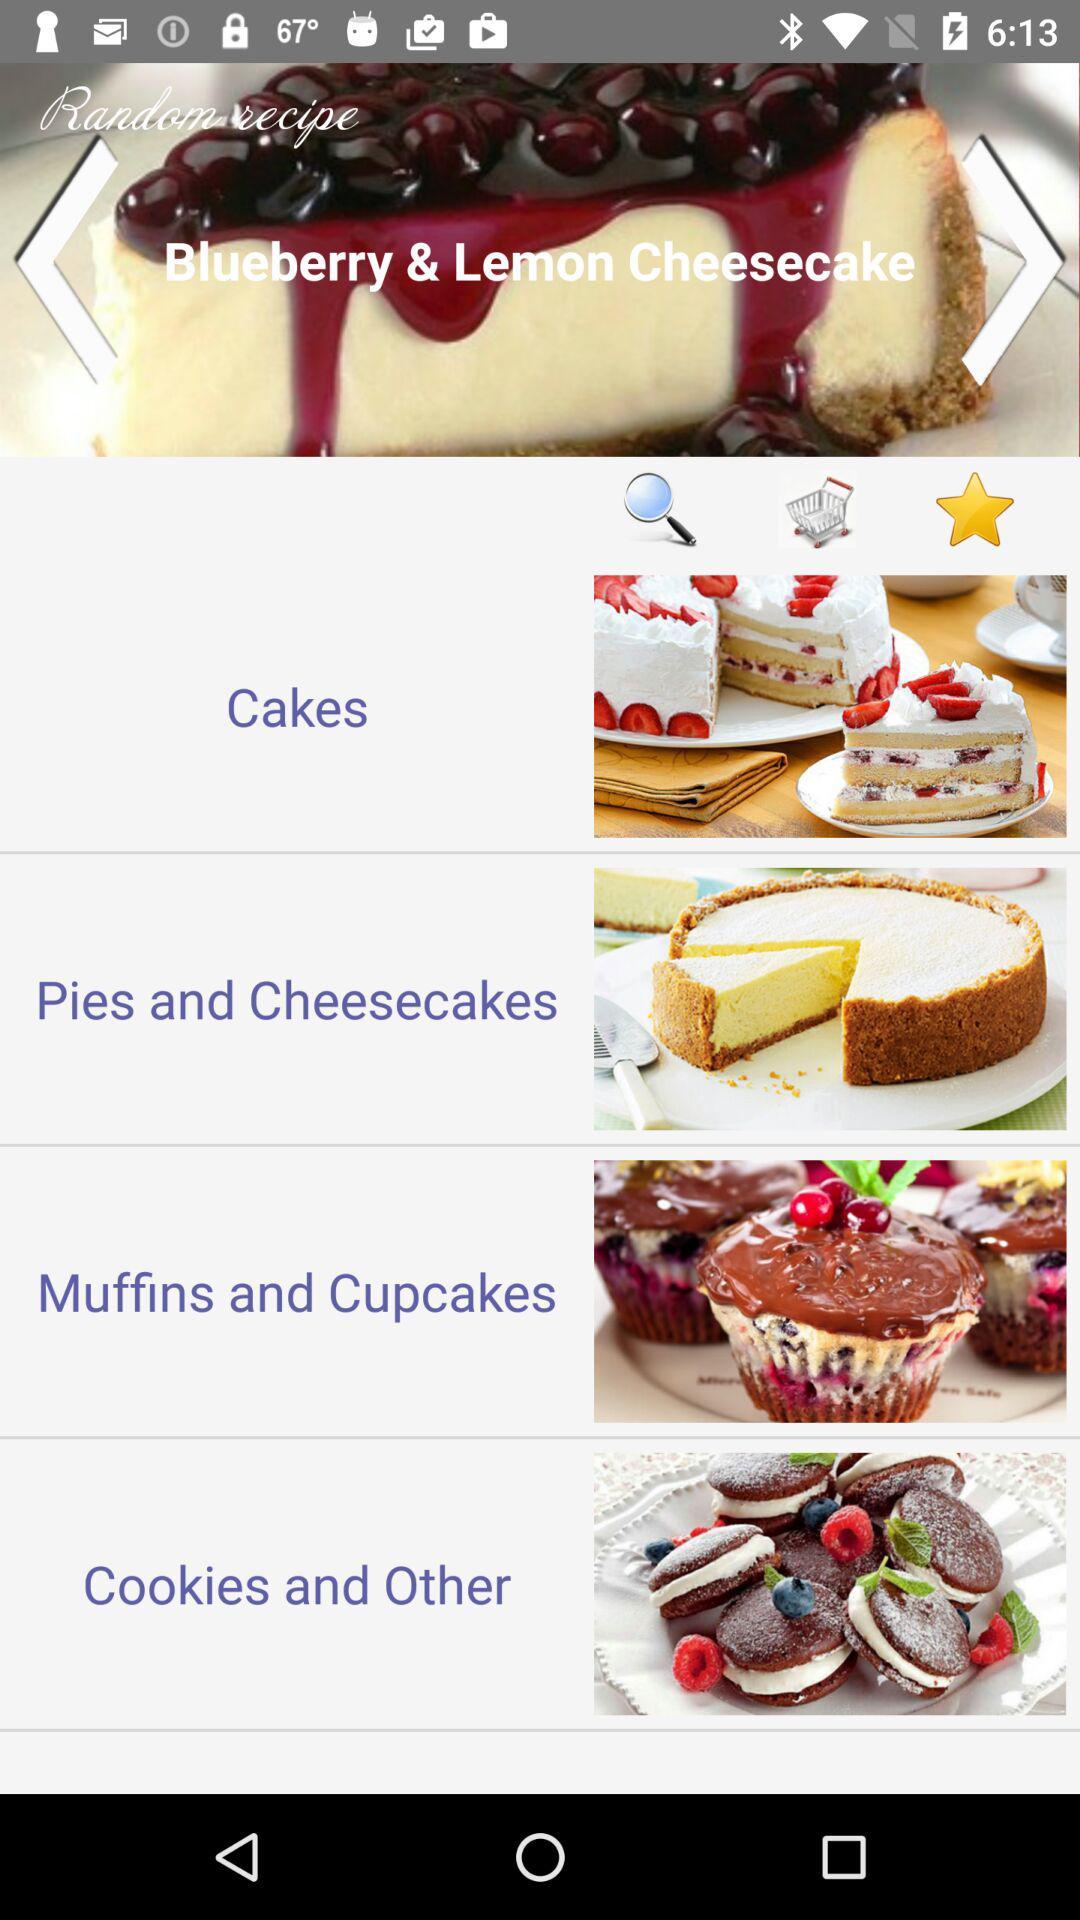 The image size is (1080, 1920). I want to click on the star icon, so click(974, 509).